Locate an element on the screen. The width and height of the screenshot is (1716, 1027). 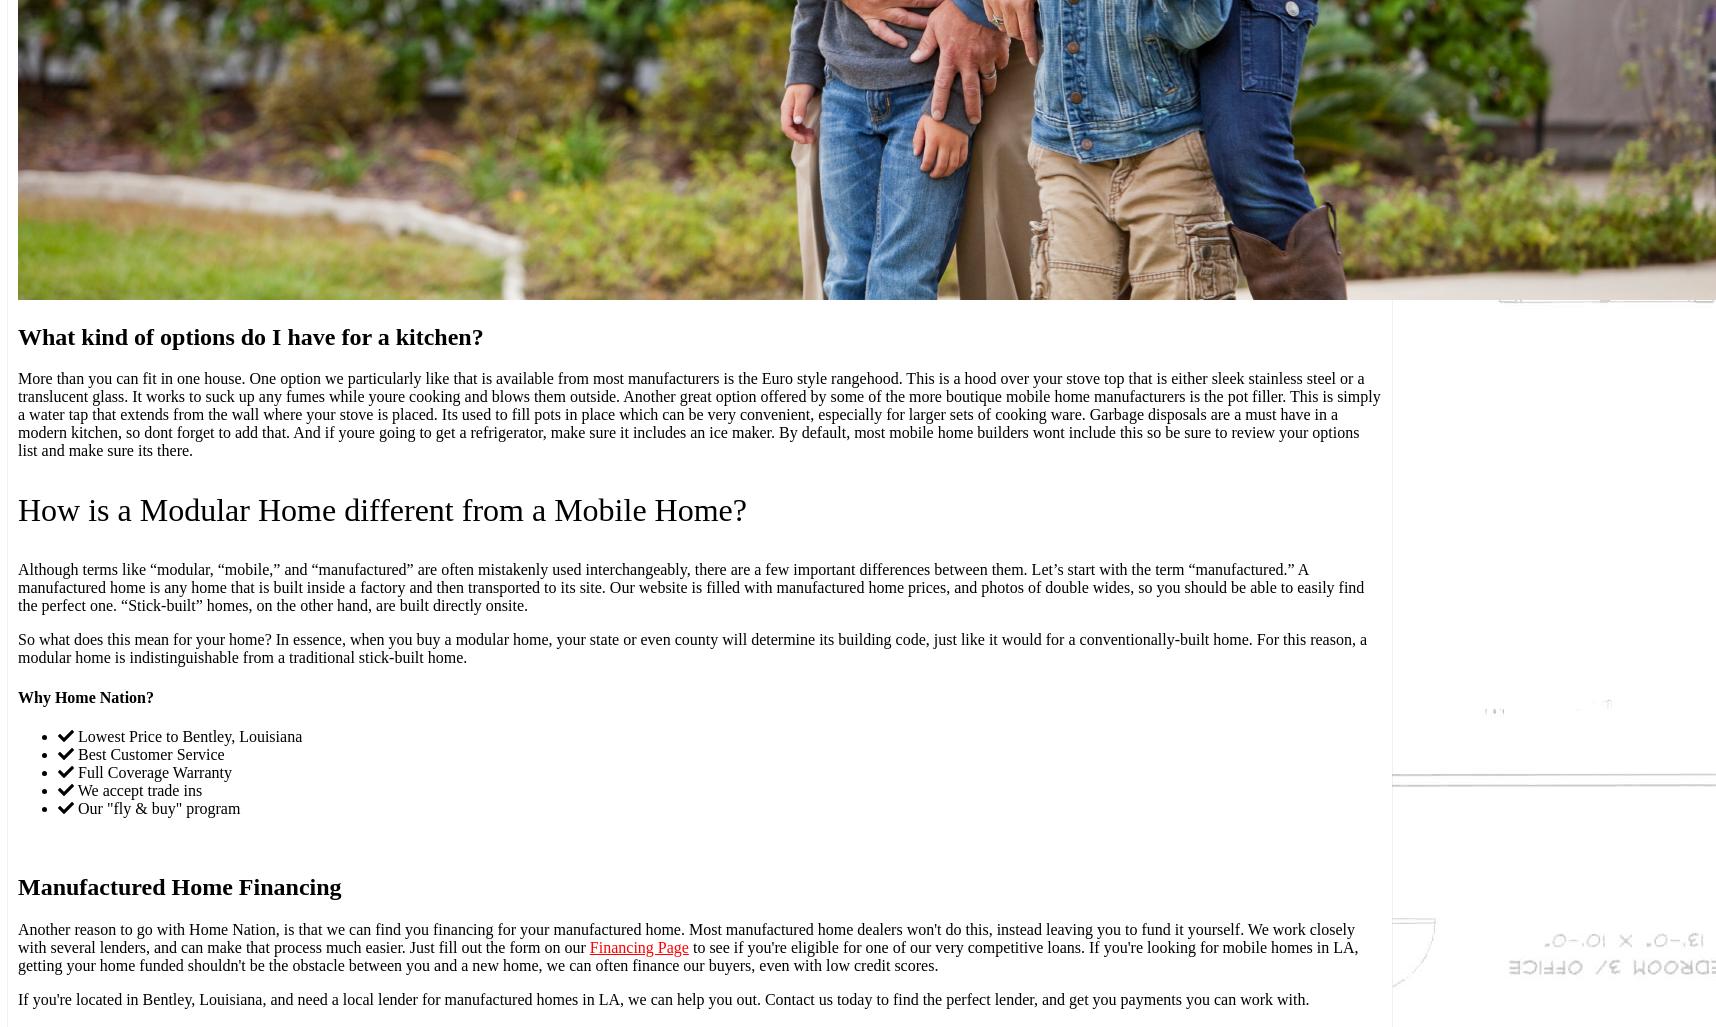
'Full Coverage Warranty' is located at coordinates (152, 770).